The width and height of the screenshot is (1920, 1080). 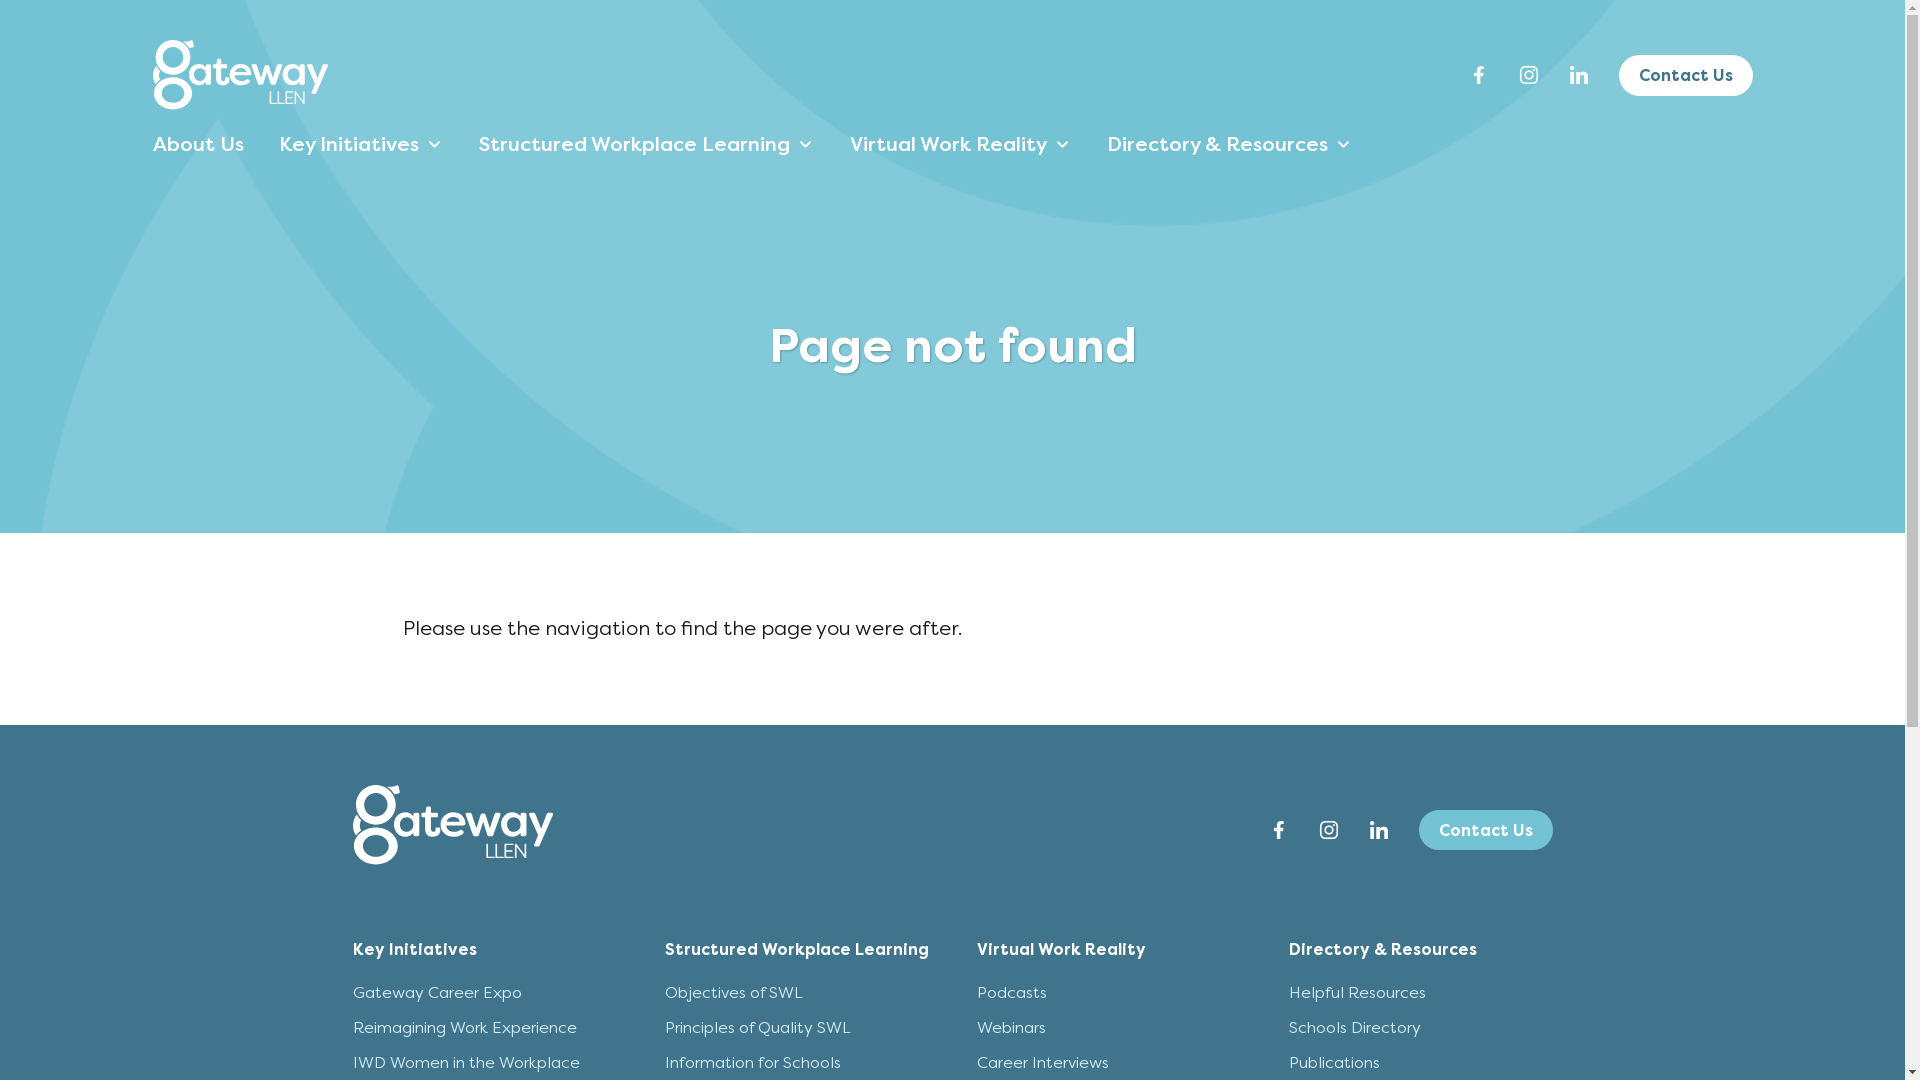 What do you see at coordinates (795, 948) in the screenshot?
I see `'Structured Workplace Learning'` at bounding box center [795, 948].